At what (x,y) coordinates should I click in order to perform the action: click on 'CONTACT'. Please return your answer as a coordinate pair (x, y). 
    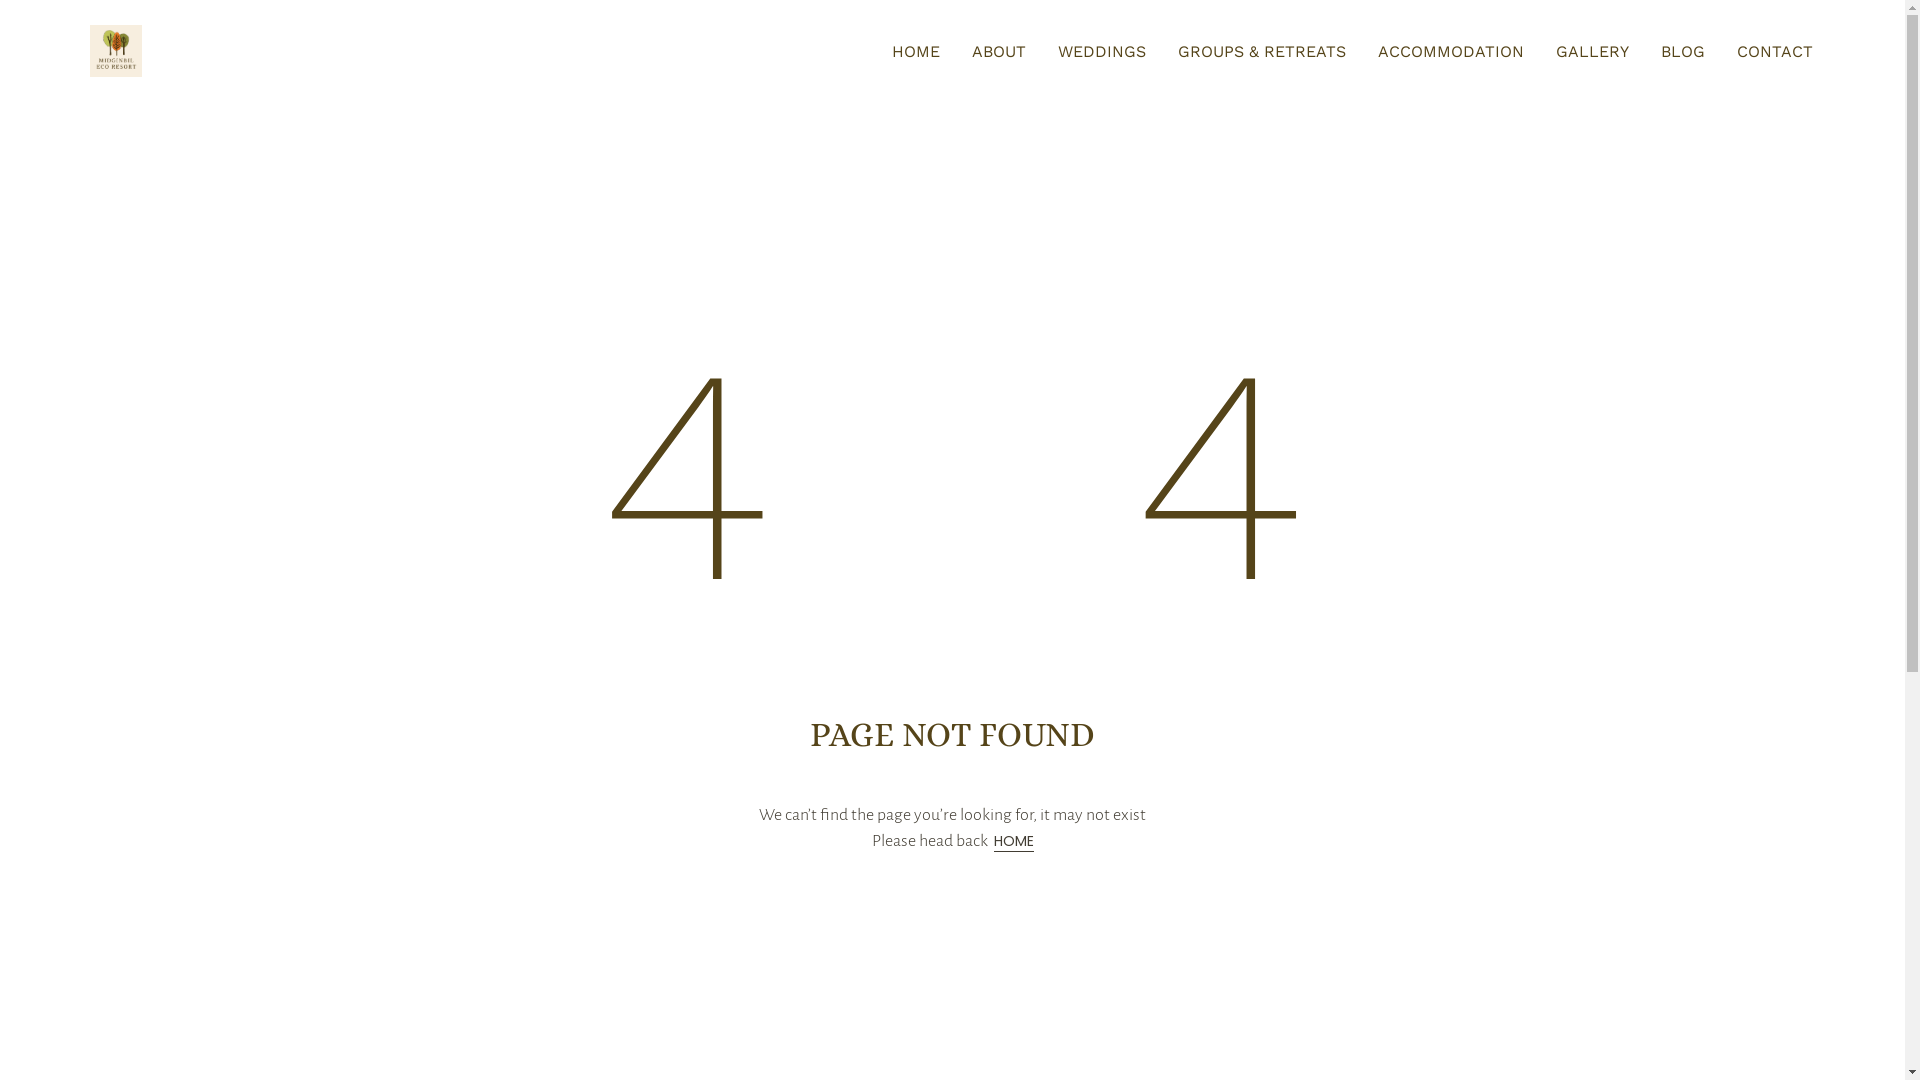
    Looking at the image, I should click on (1736, 50).